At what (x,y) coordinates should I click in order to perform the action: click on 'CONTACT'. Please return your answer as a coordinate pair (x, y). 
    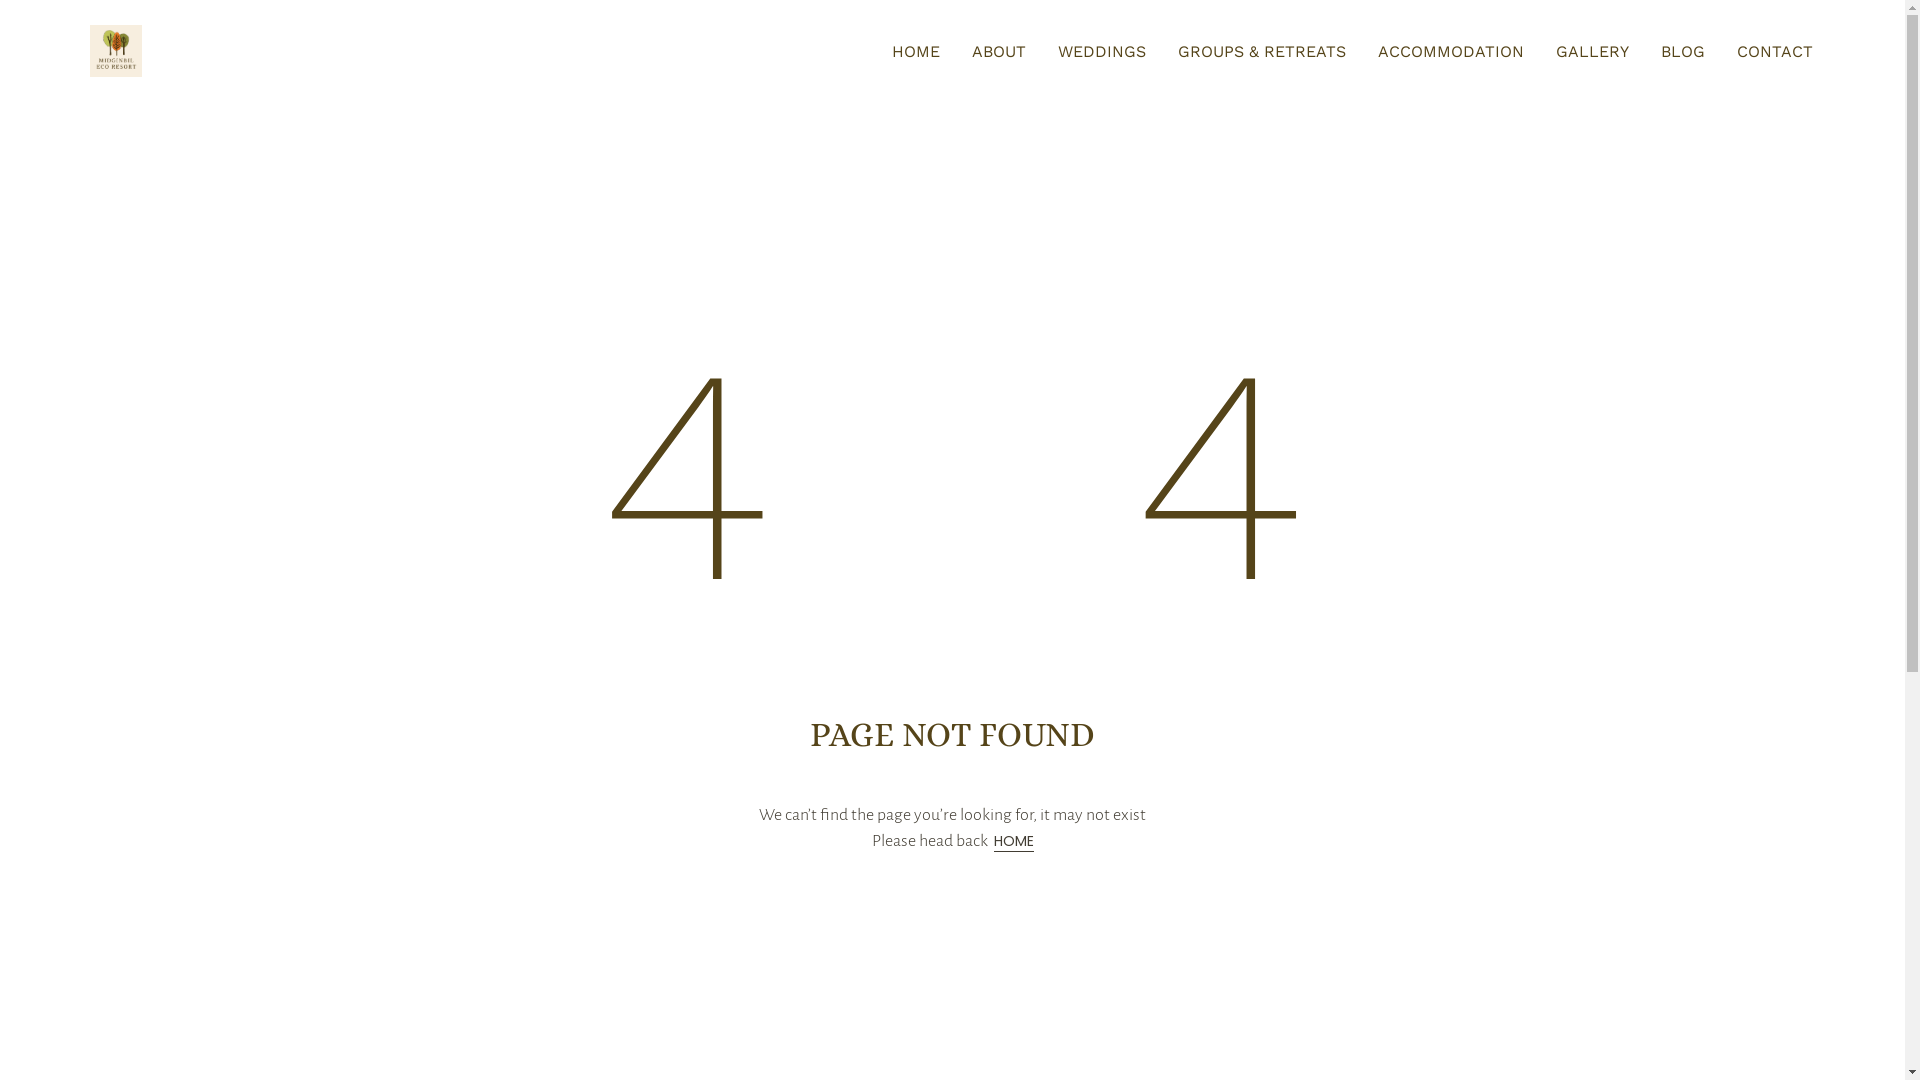
    Looking at the image, I should click on (1736, 50).